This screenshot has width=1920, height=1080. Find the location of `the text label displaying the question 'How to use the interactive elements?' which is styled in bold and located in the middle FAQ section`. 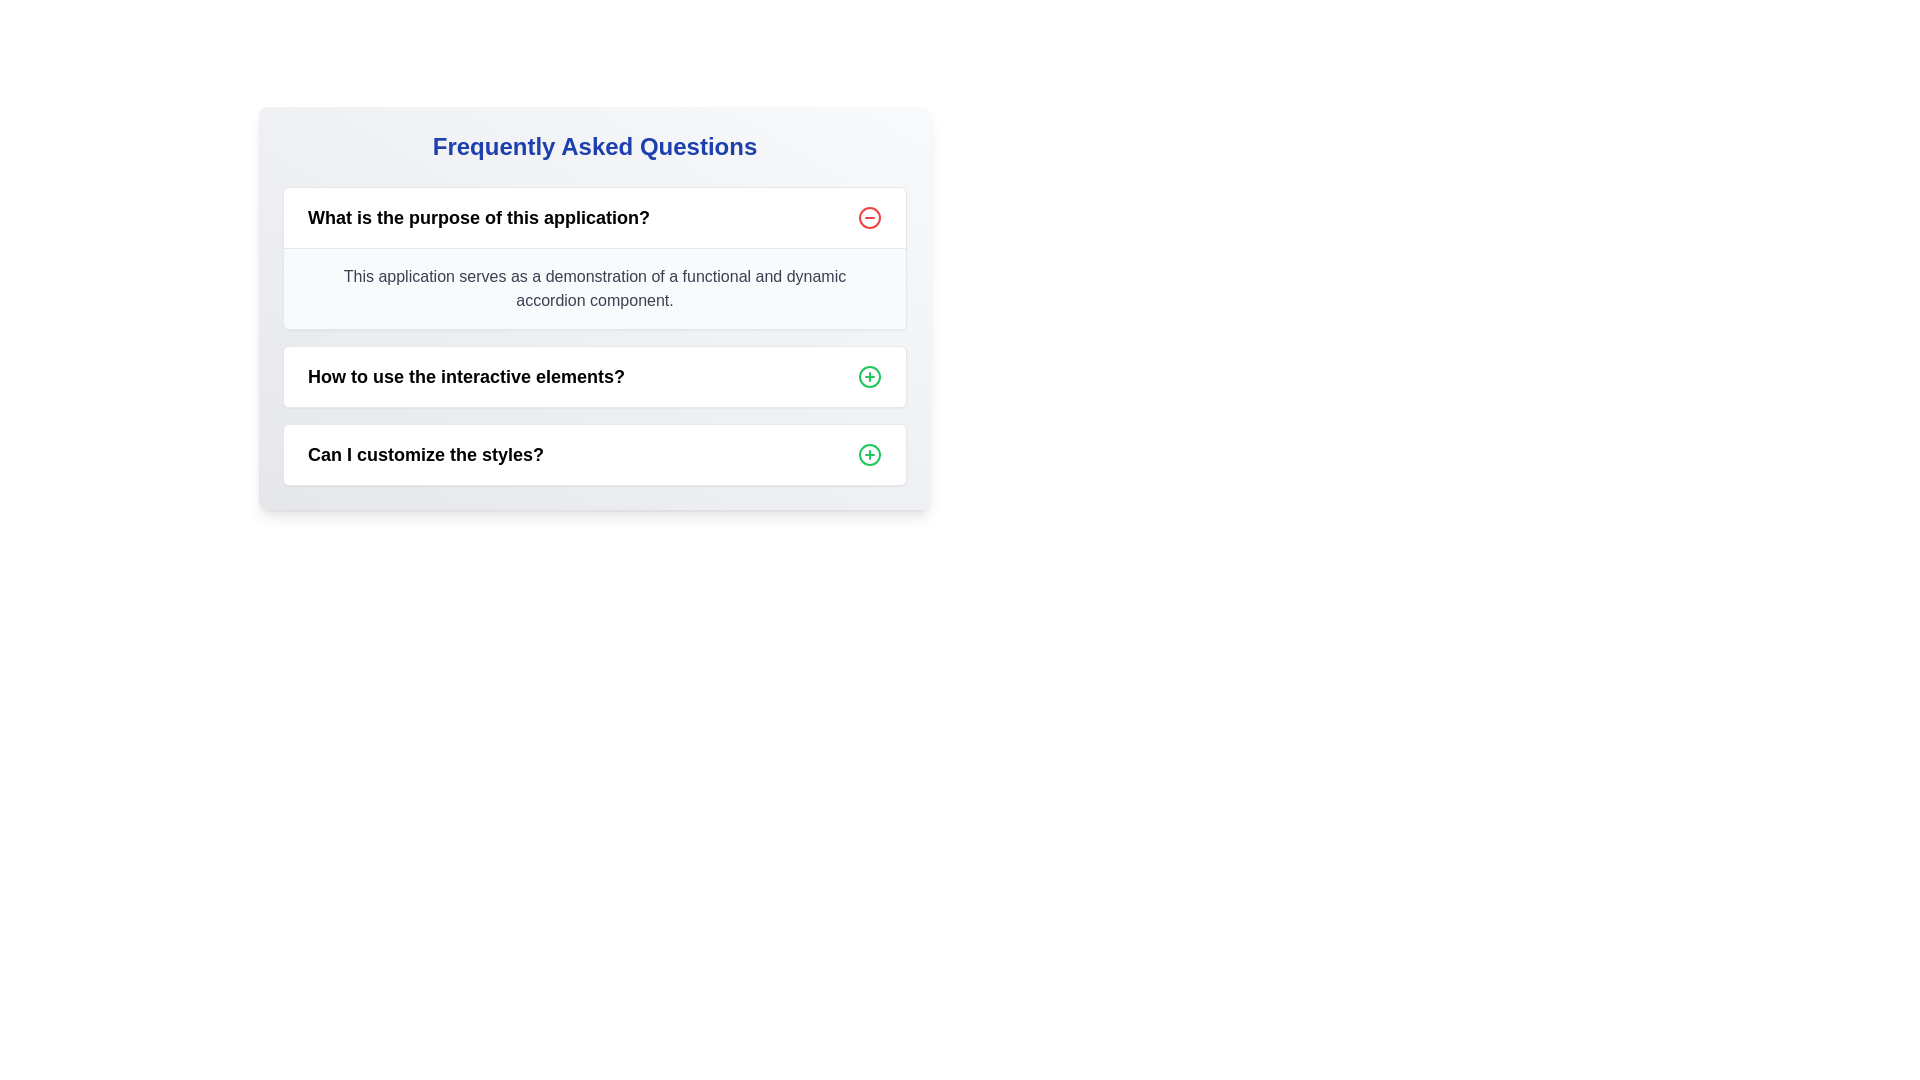

the text label displaying the question 'How to use the interactive elements?' which is styled in bold and located in the middle FAQ section is located at coordinates (465, 377).